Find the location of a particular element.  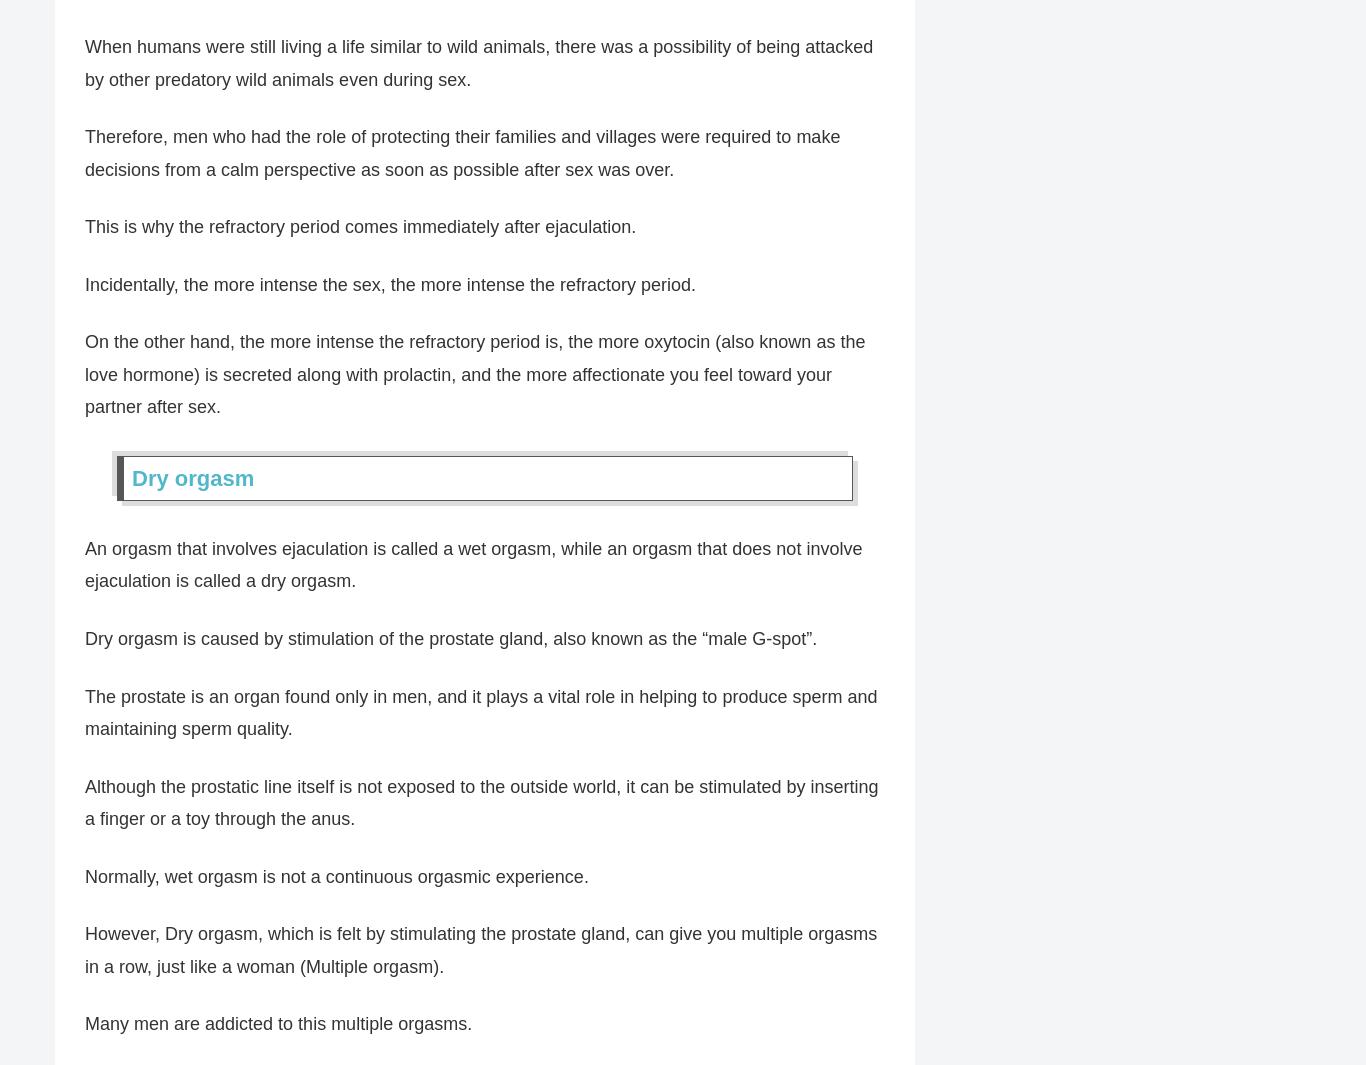

'An orgasm that involves ejaculation is called a wet orgasm, while an orgasm that does not involve ejaculation is called a dry orgasm.' is located at coordinates (473, 564).